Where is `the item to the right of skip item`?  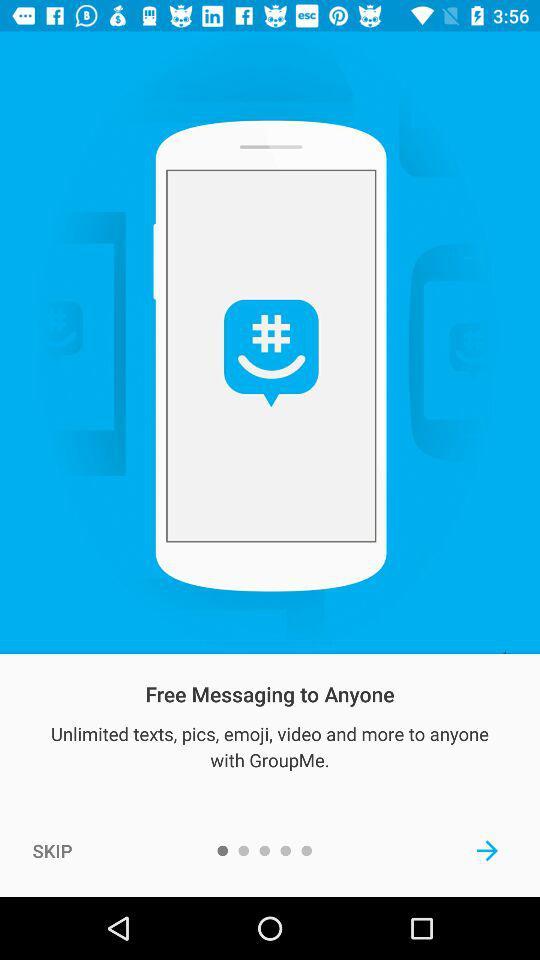 the item to the right of skip item is located at coordinates (486, 849).